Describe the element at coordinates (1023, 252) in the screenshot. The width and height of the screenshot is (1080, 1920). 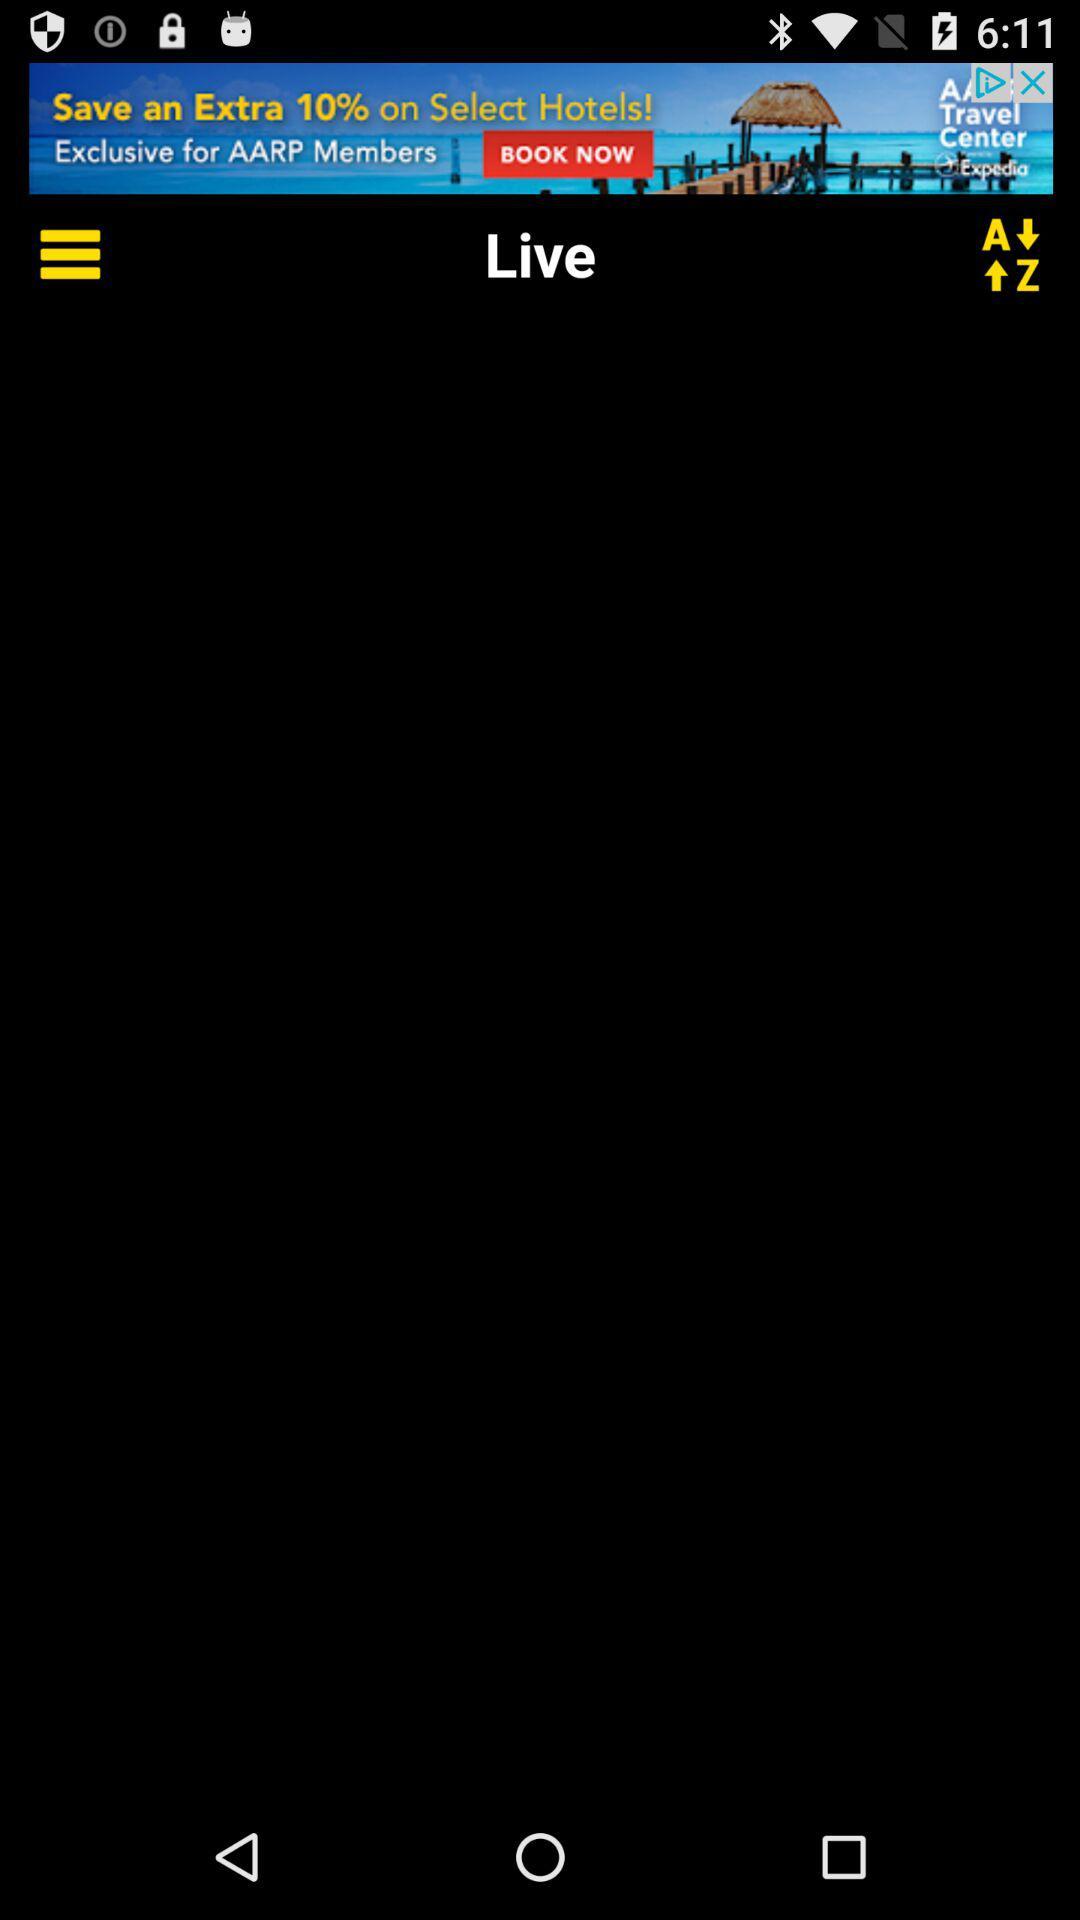
I see `alternate page` at that location.